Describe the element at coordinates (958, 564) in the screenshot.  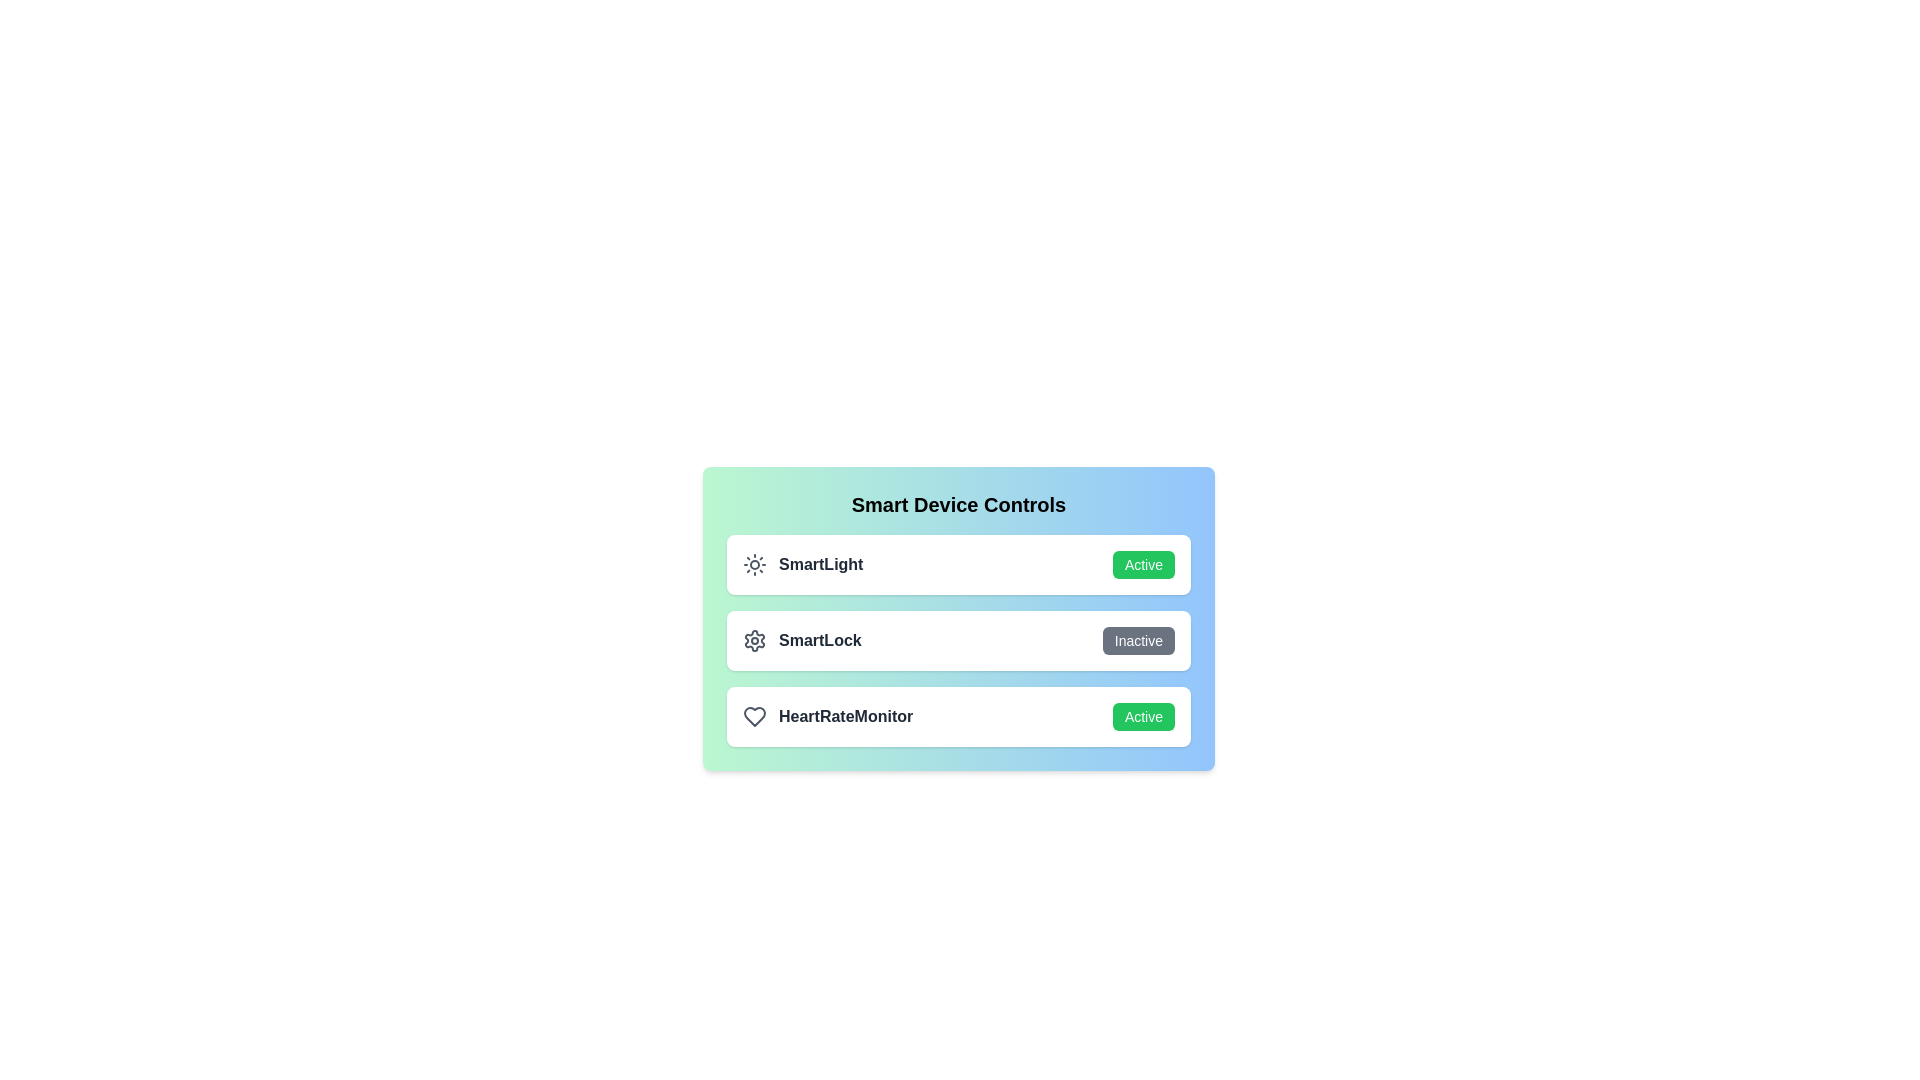
I see `the list item SmartLight to observe the hover effect` at that location.